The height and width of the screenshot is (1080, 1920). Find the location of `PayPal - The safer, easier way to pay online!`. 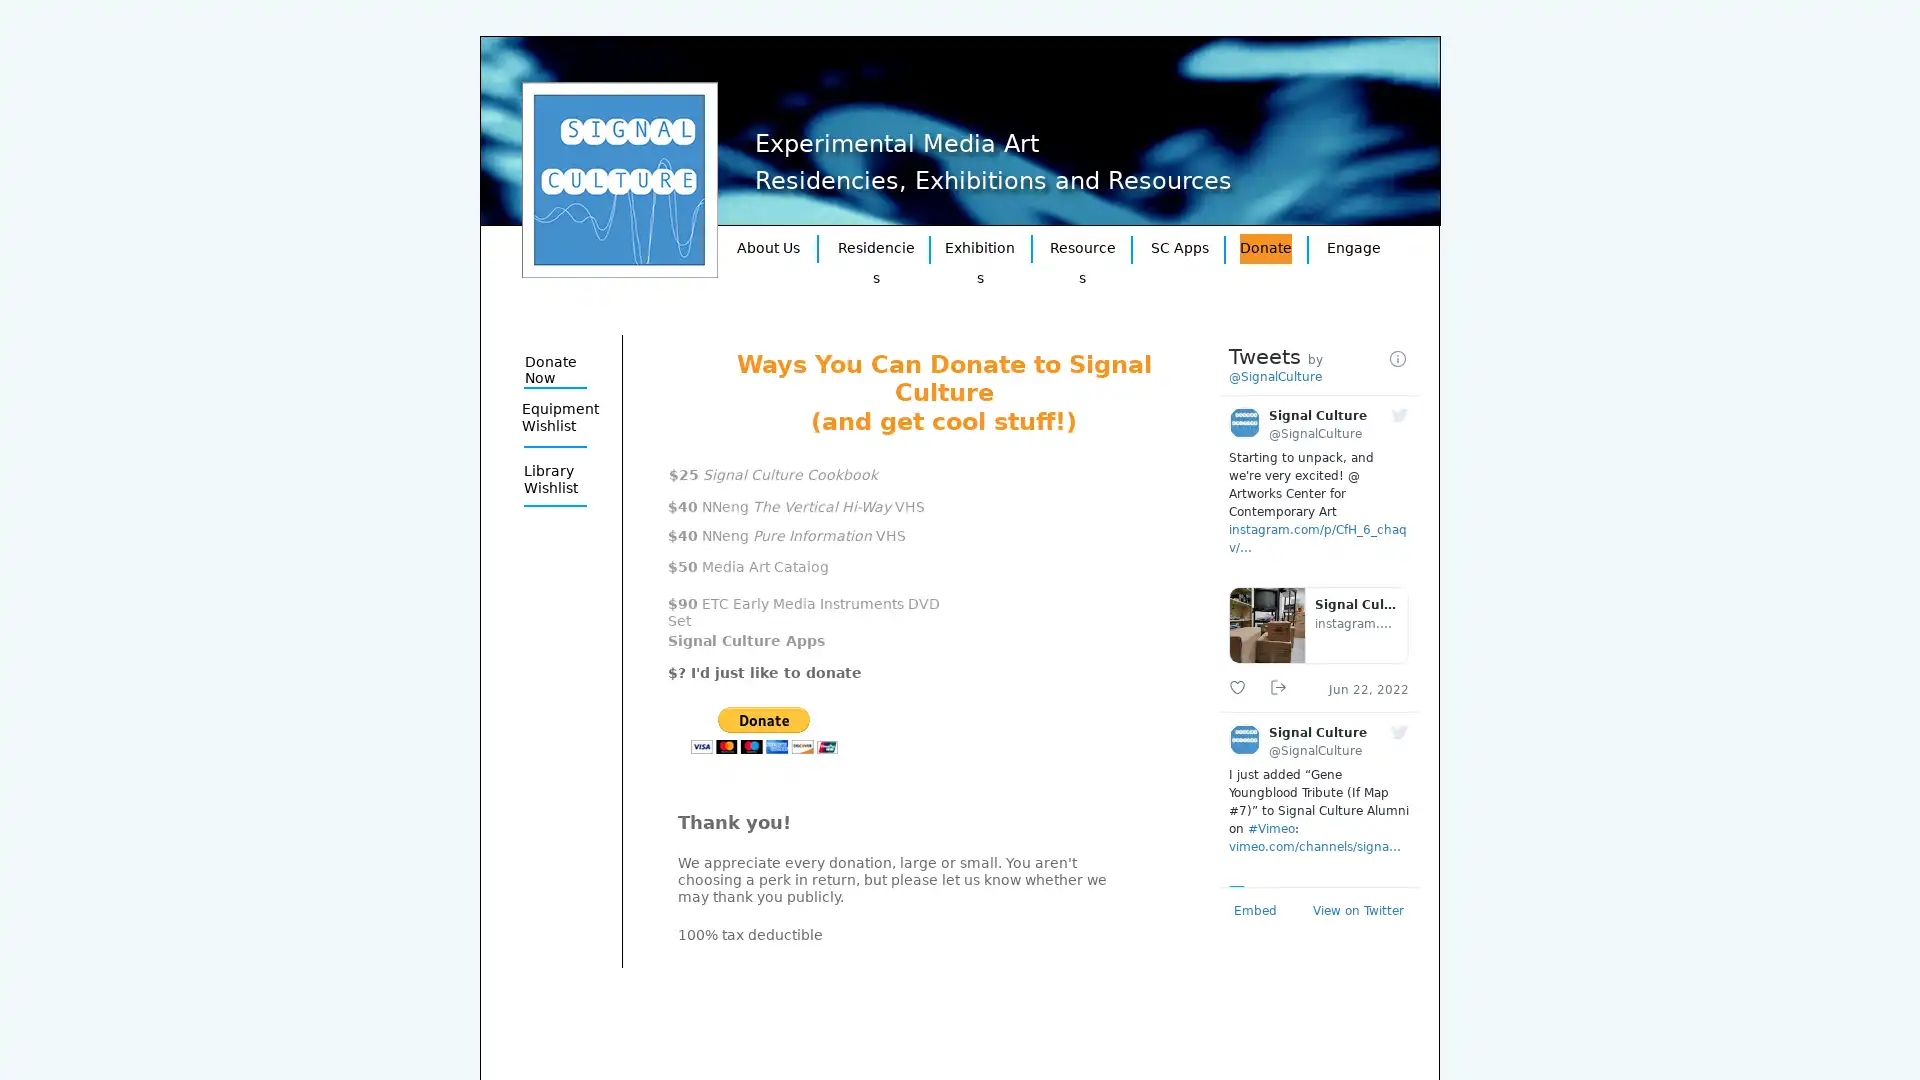

PayPal - The safer, easier way to pay online! is located at coordinates (763, 730).